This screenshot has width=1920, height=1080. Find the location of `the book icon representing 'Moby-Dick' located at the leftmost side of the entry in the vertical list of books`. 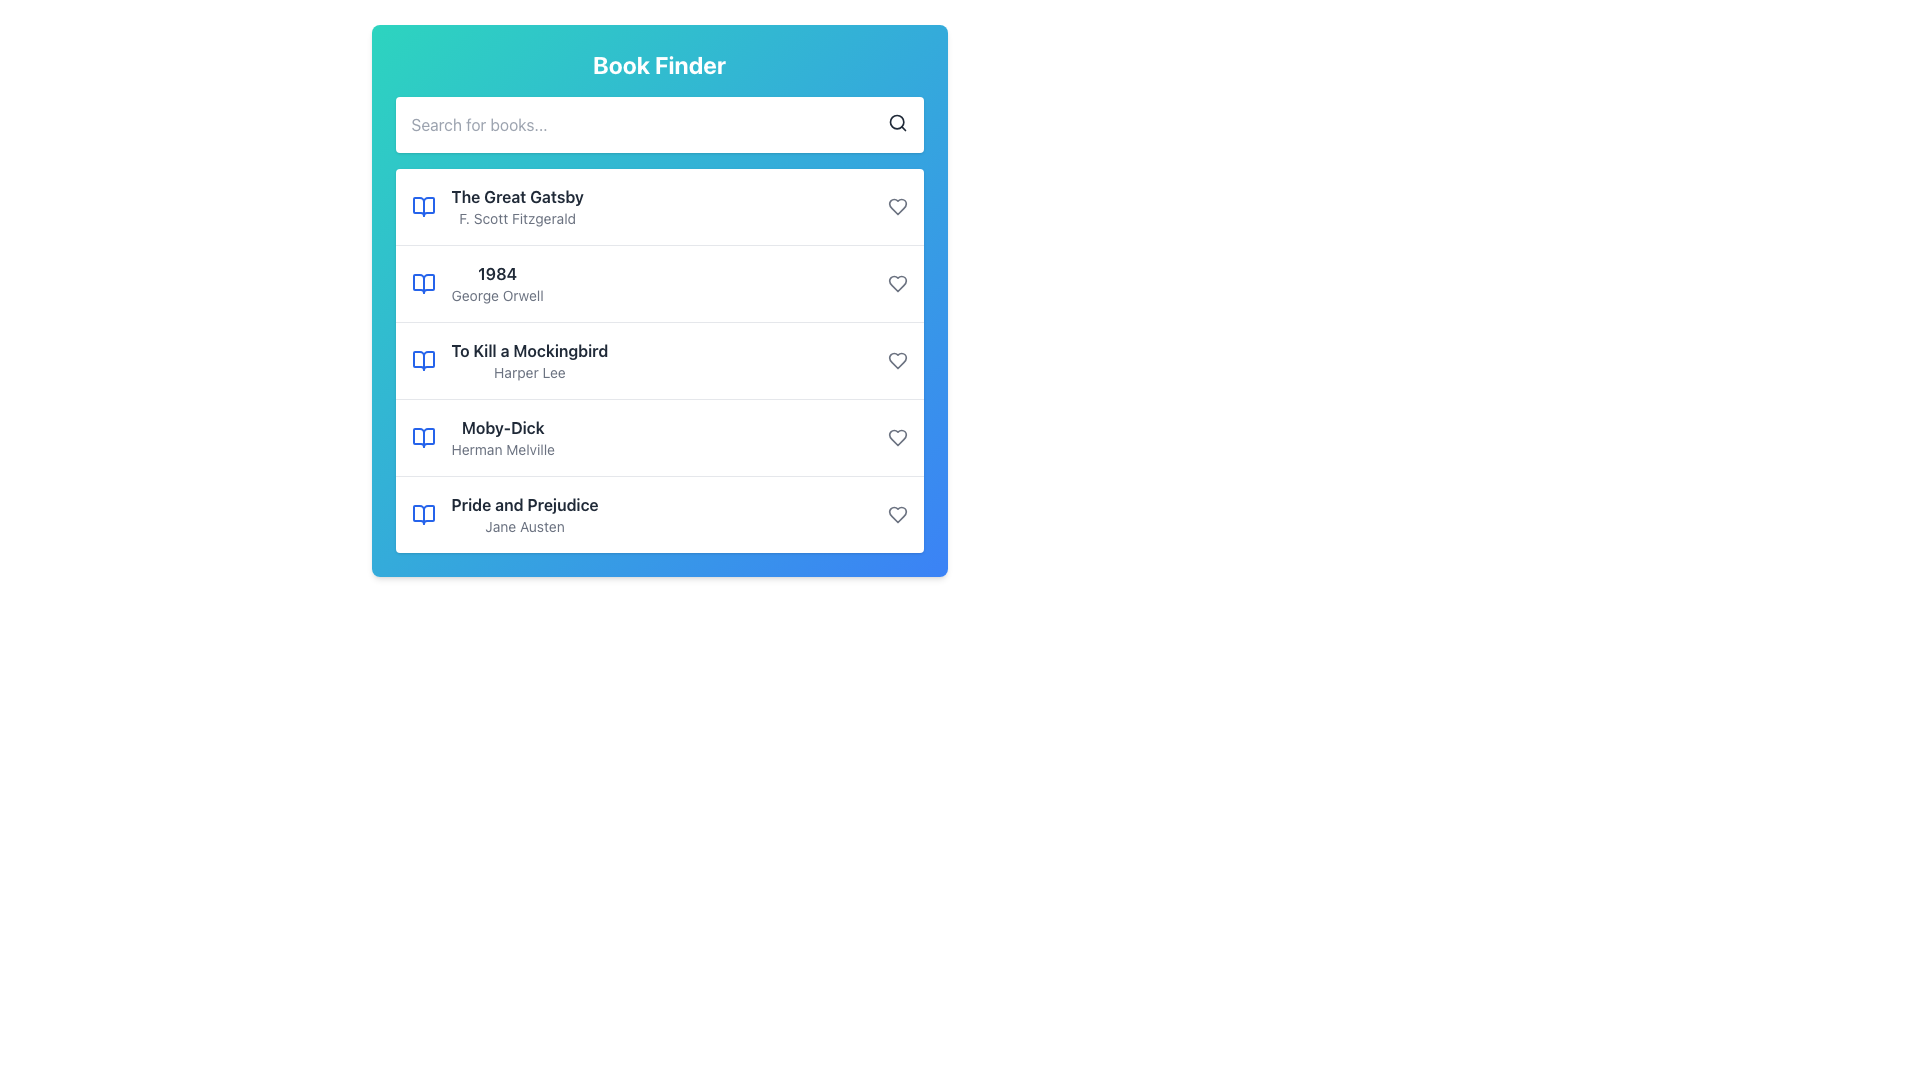

the book icon representing 'Moby-Dick' located at the leftmost side of the entry in the vertical list of books is located at coordinates (422, 437).